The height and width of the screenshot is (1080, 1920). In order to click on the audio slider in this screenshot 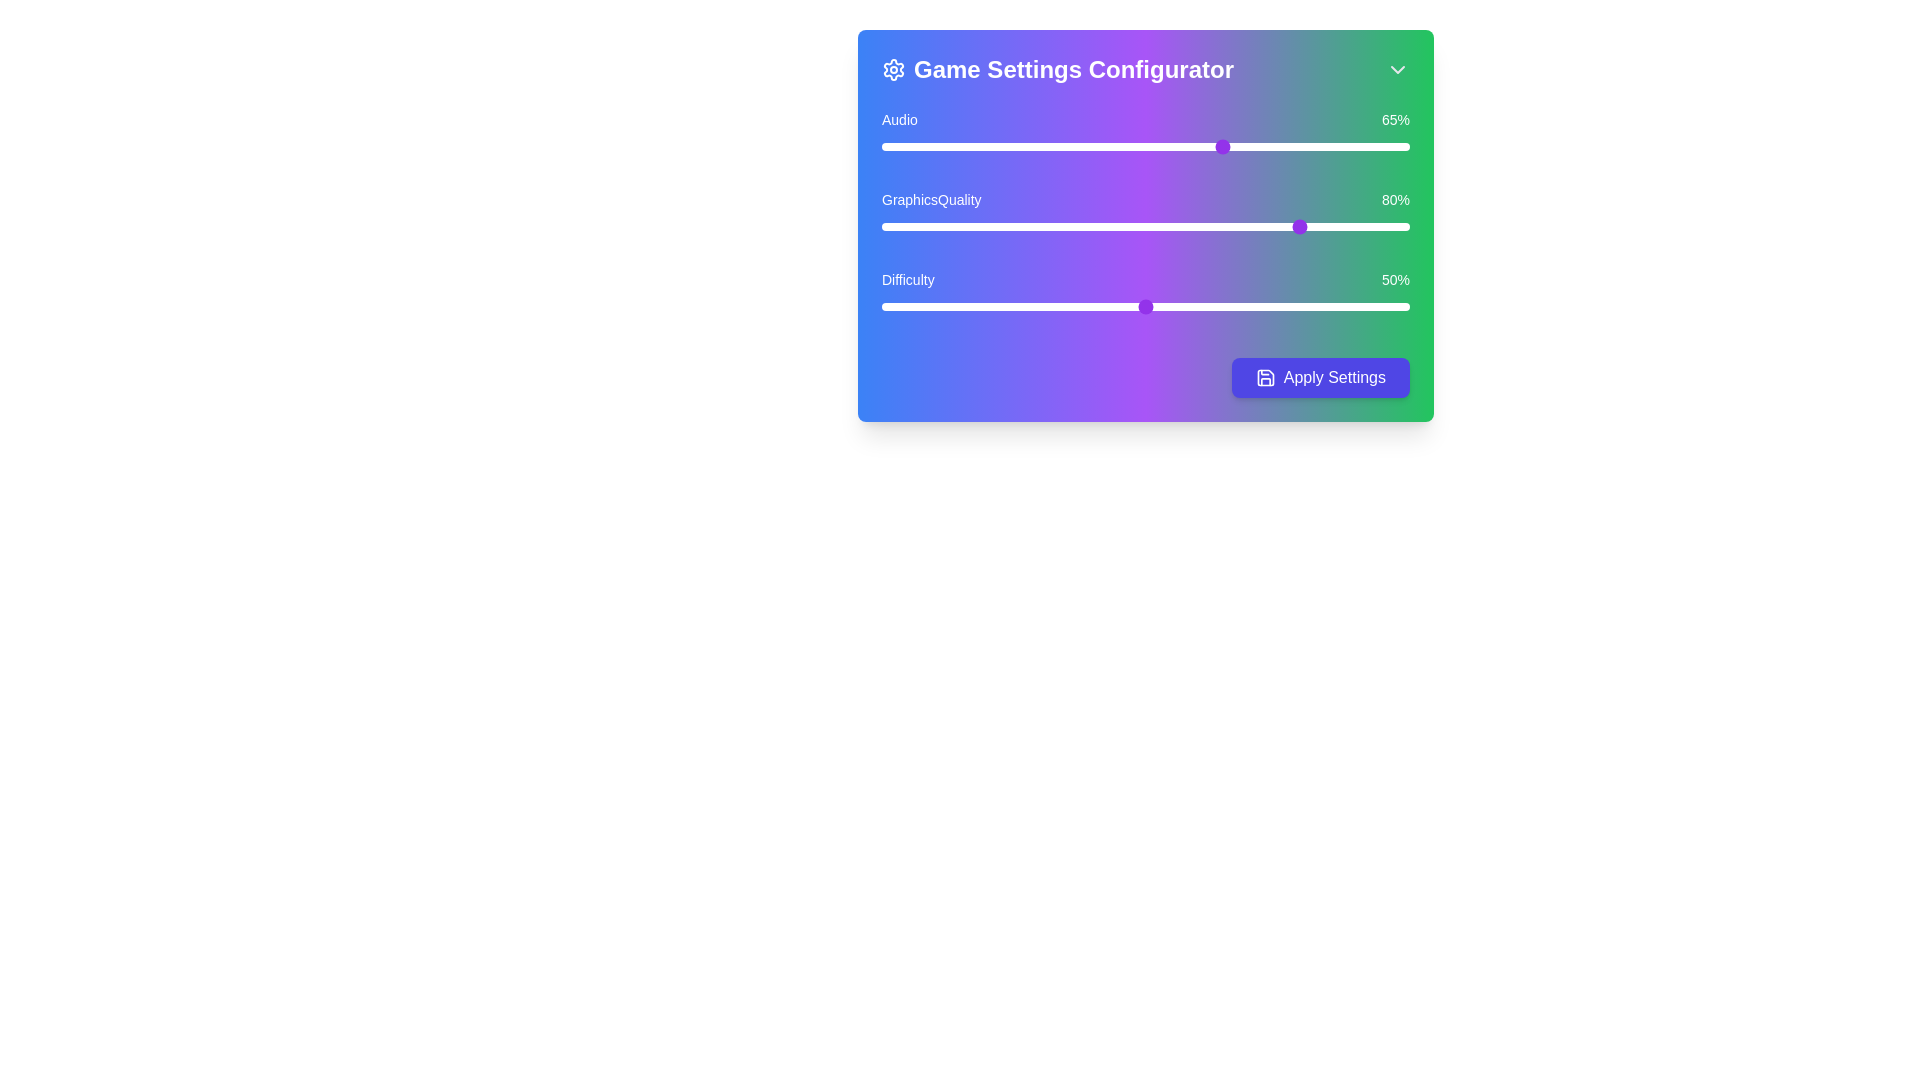, I will do `click(954, 145)`.